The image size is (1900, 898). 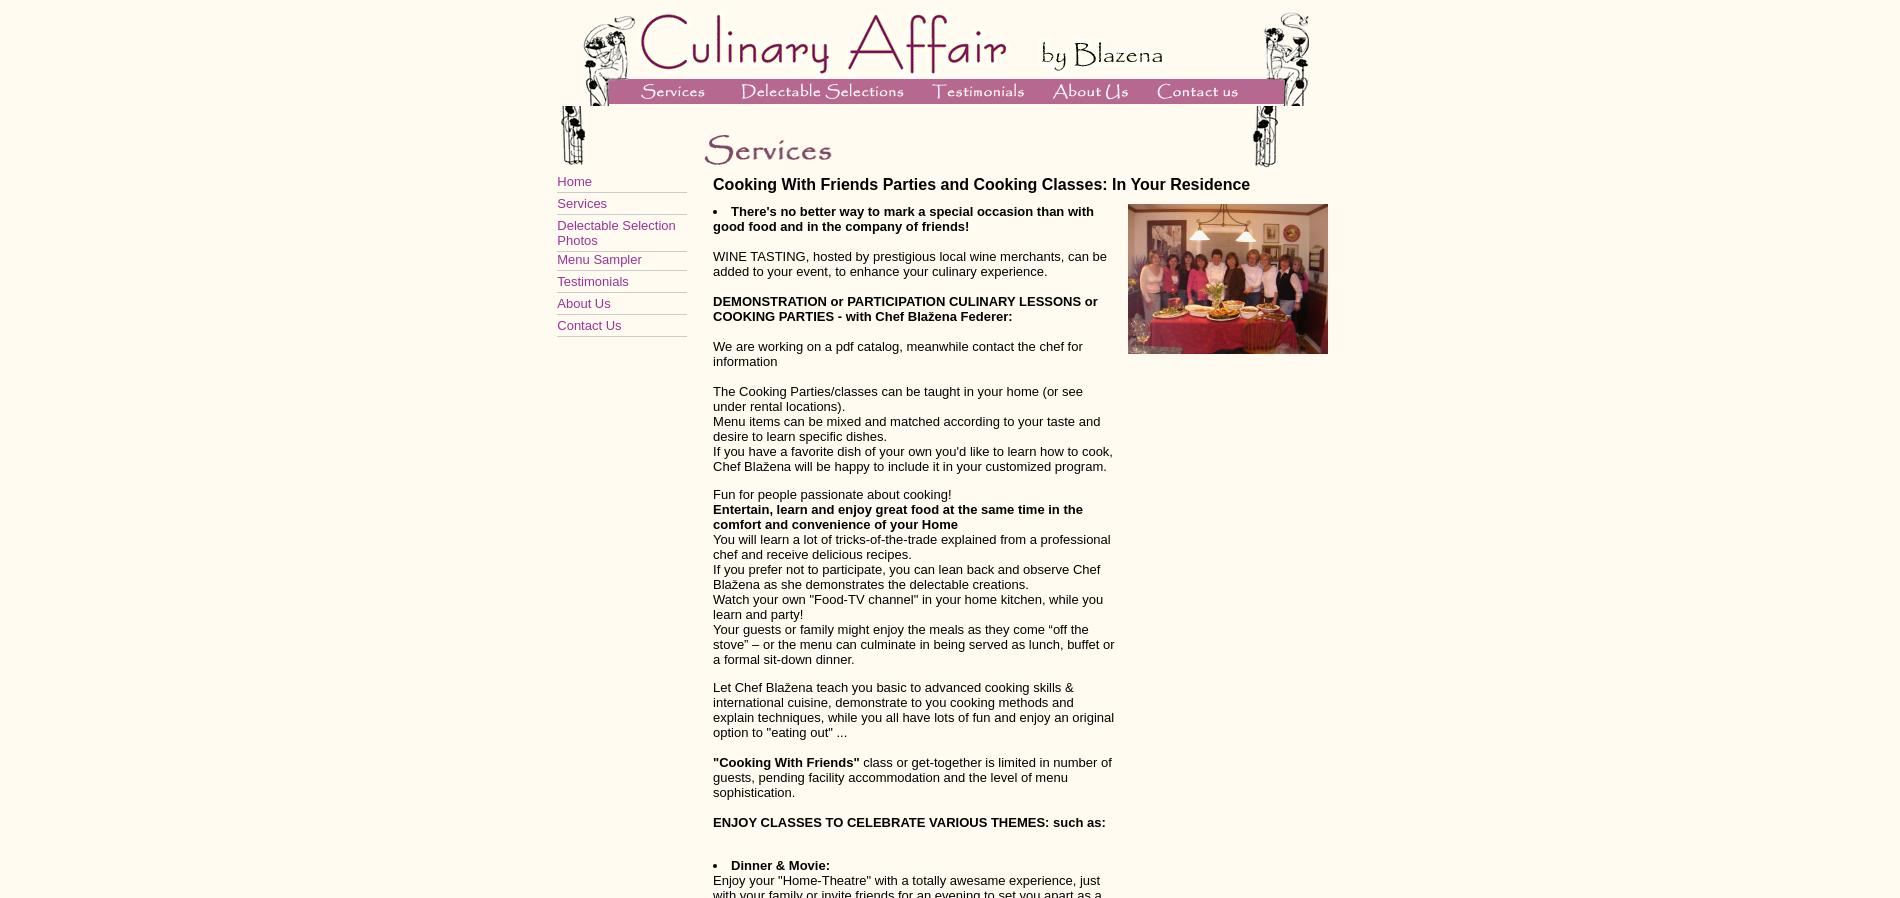 What do you see at coordinates (903, 309) in the screenshot?
I see `'DEMONSTRATION or PARTICIPATION CULINARY LESSONS or COOKING PARTIES - with Chef Blažena Federer:'` at bounding box center [903, 309].